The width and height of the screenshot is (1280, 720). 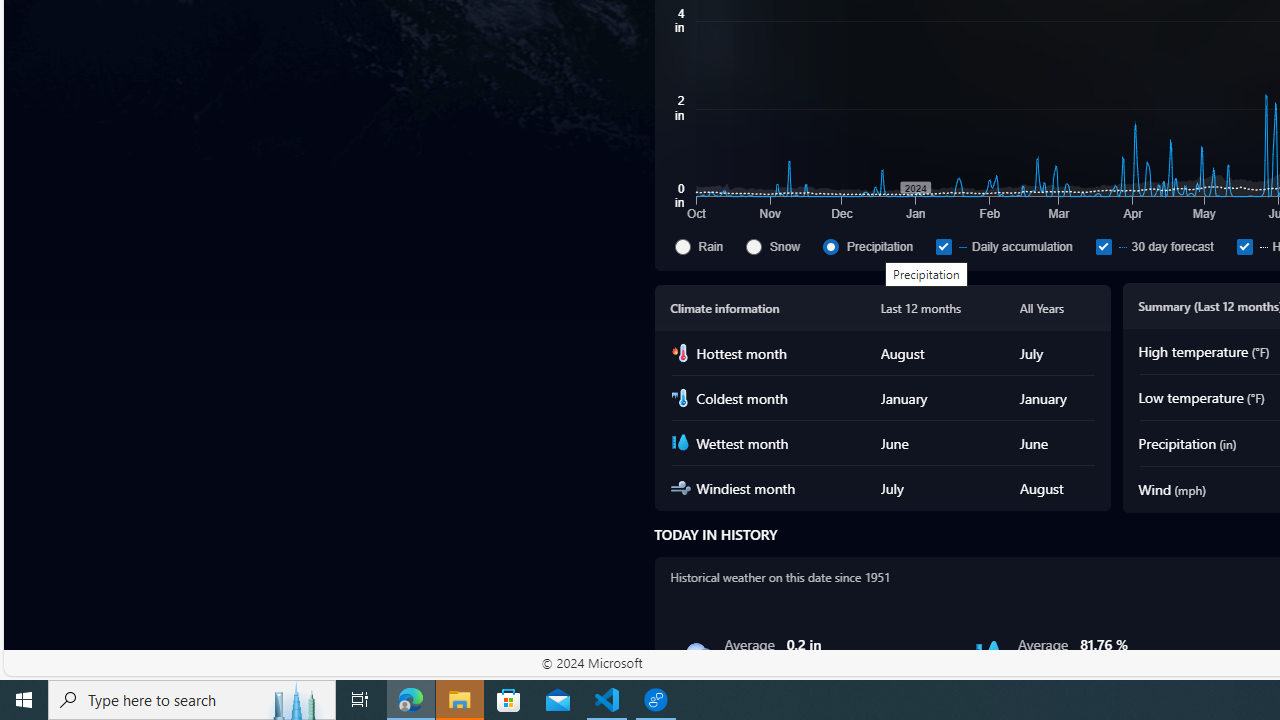 I want to click on 'Snow', so click(x=780, y=245).